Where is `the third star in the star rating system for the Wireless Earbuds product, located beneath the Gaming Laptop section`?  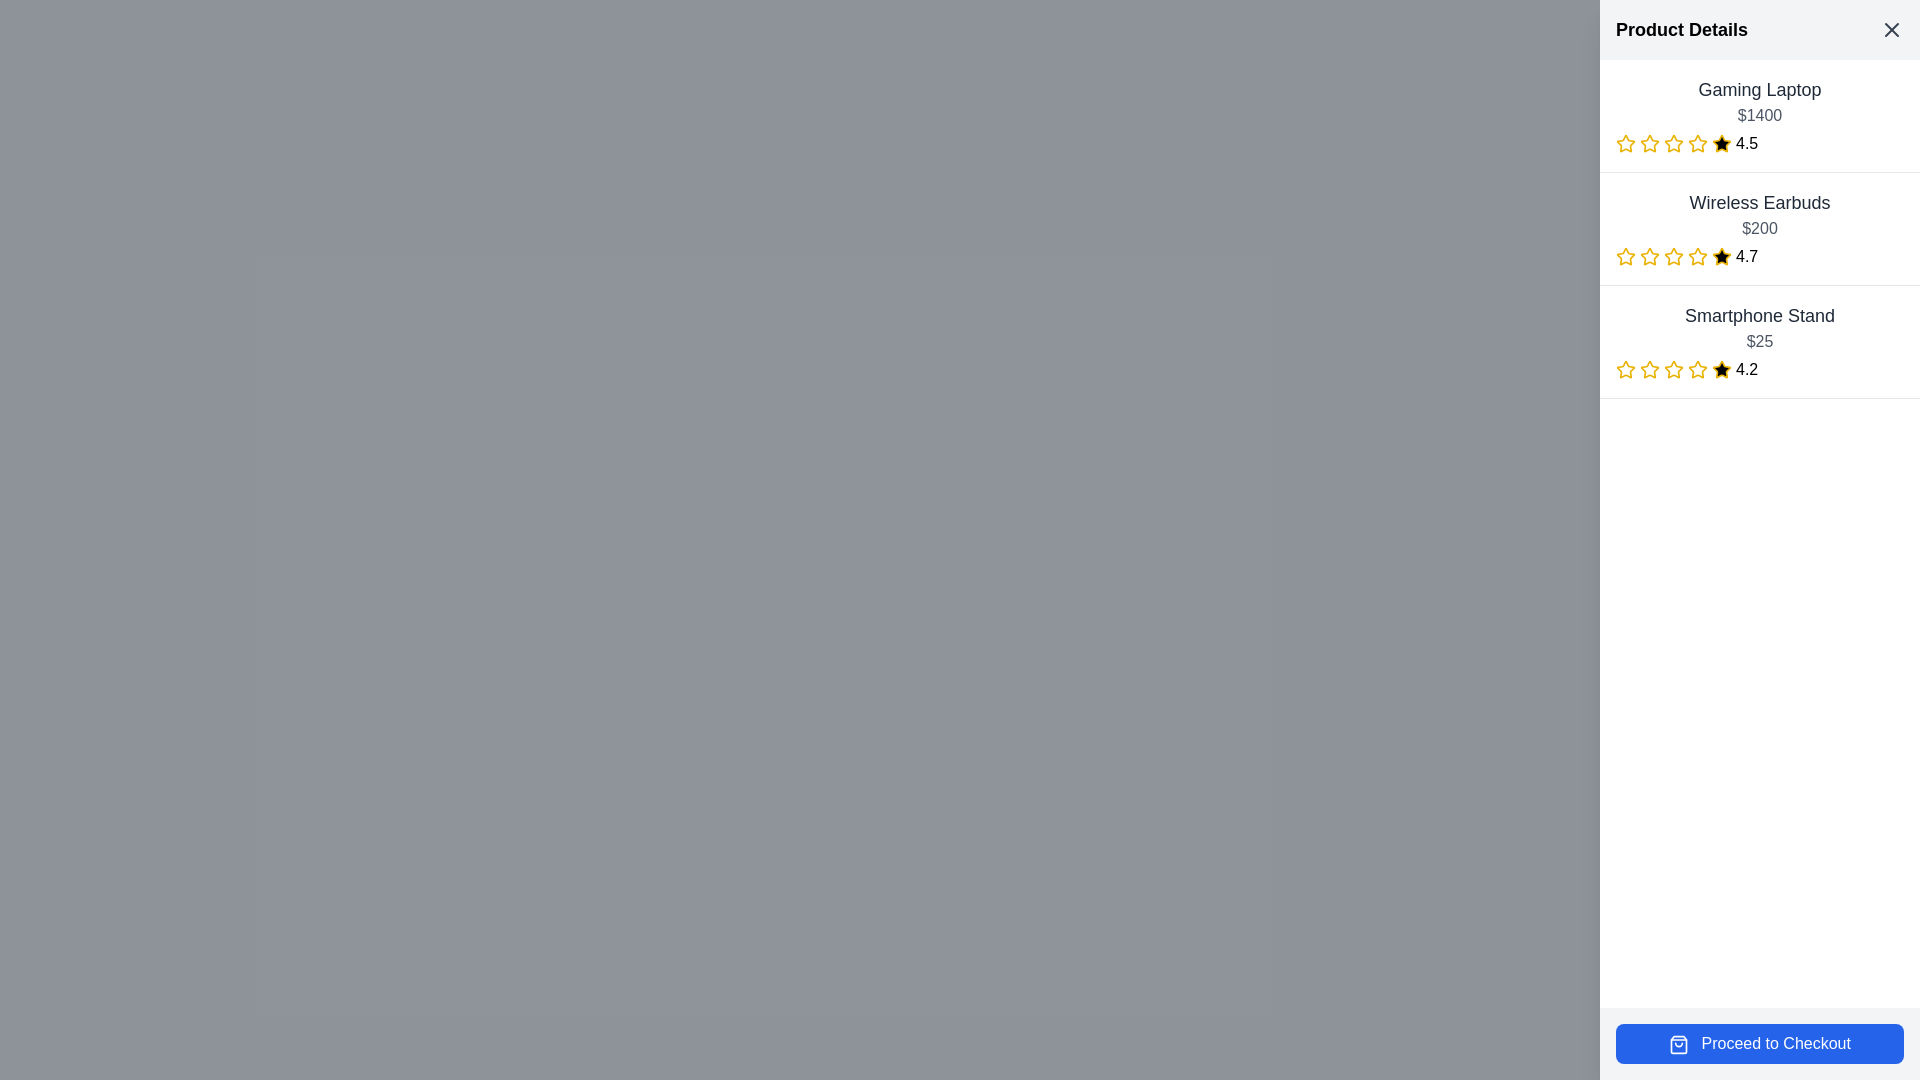 the third star in the star rating system for the Wireless Earbuds product, located beneath the Gaming Laptop section is located at coordinates (1674, 255).